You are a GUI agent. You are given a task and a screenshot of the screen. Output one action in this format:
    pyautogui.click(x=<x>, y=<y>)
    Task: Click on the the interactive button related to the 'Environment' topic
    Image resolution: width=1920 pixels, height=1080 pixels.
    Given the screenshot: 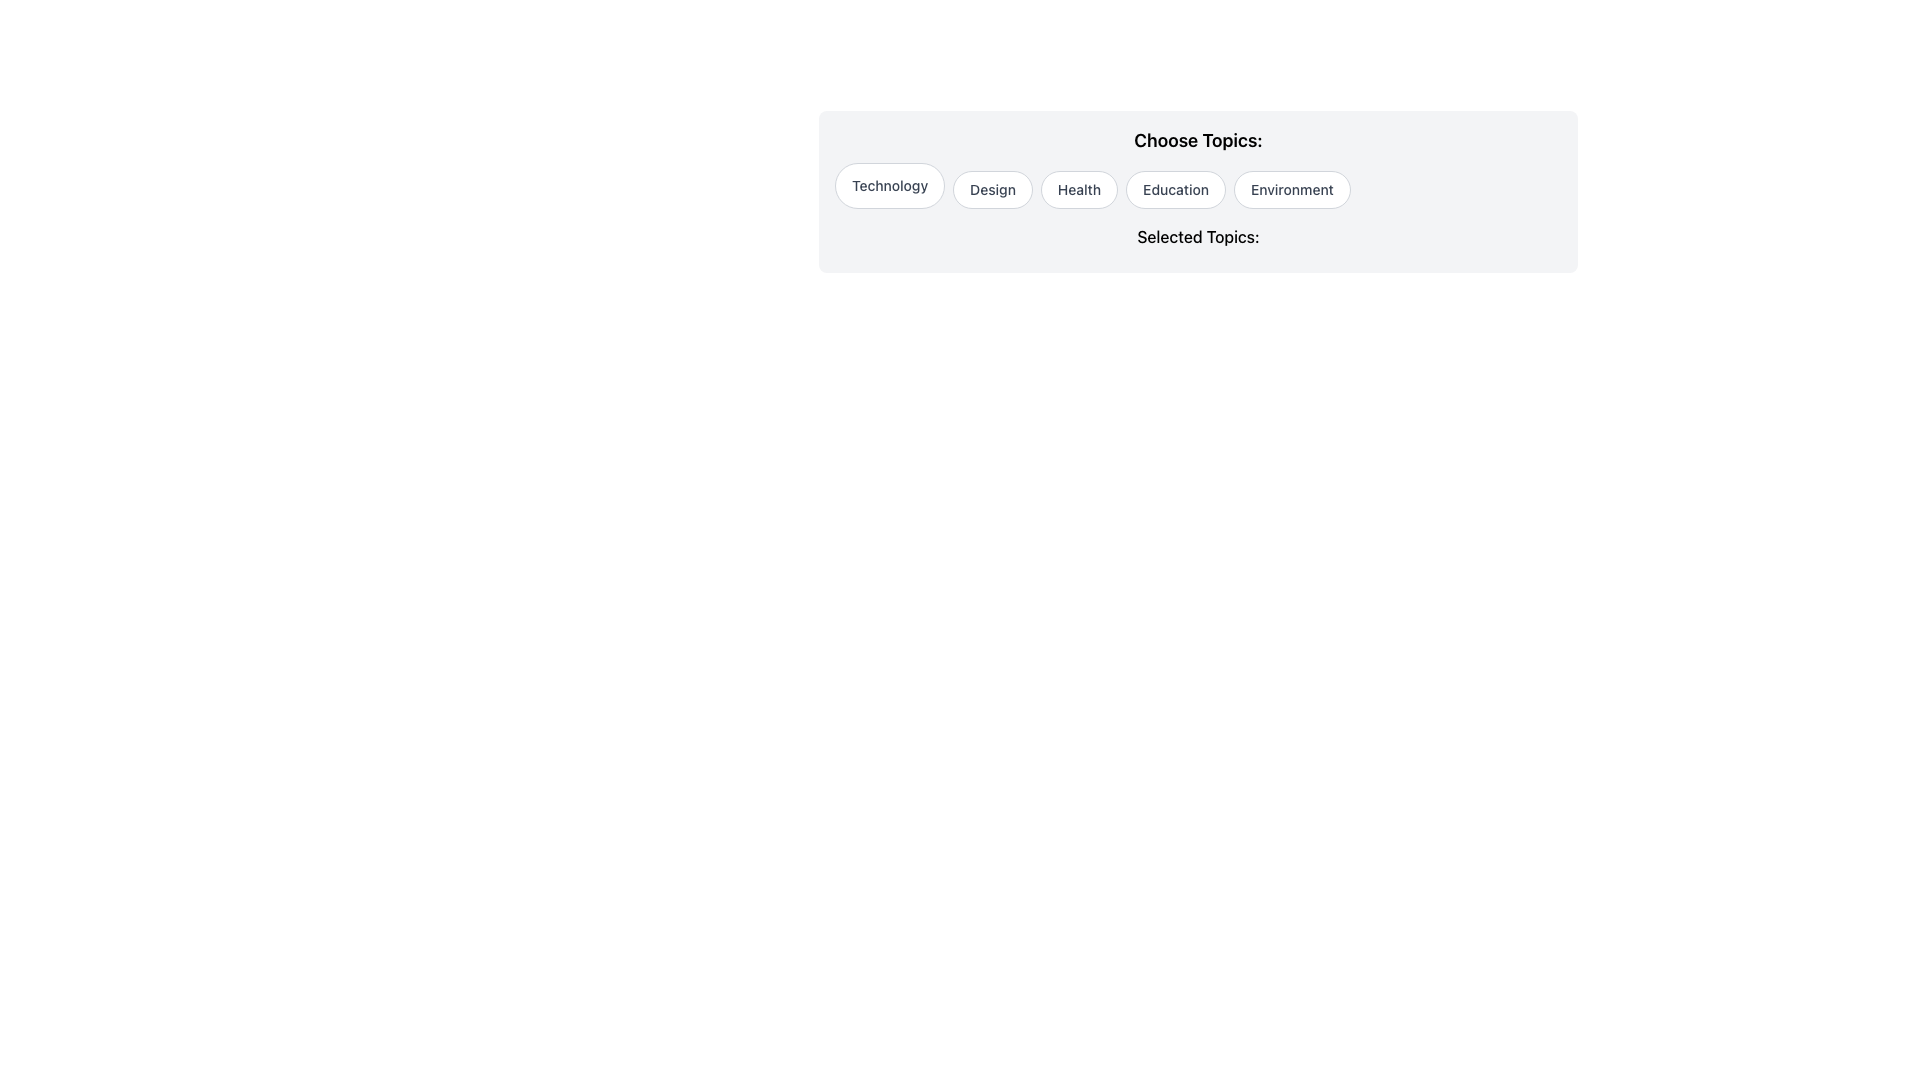 What is the action you would take?
    pyautogui.click(x=1291, y=189)
    